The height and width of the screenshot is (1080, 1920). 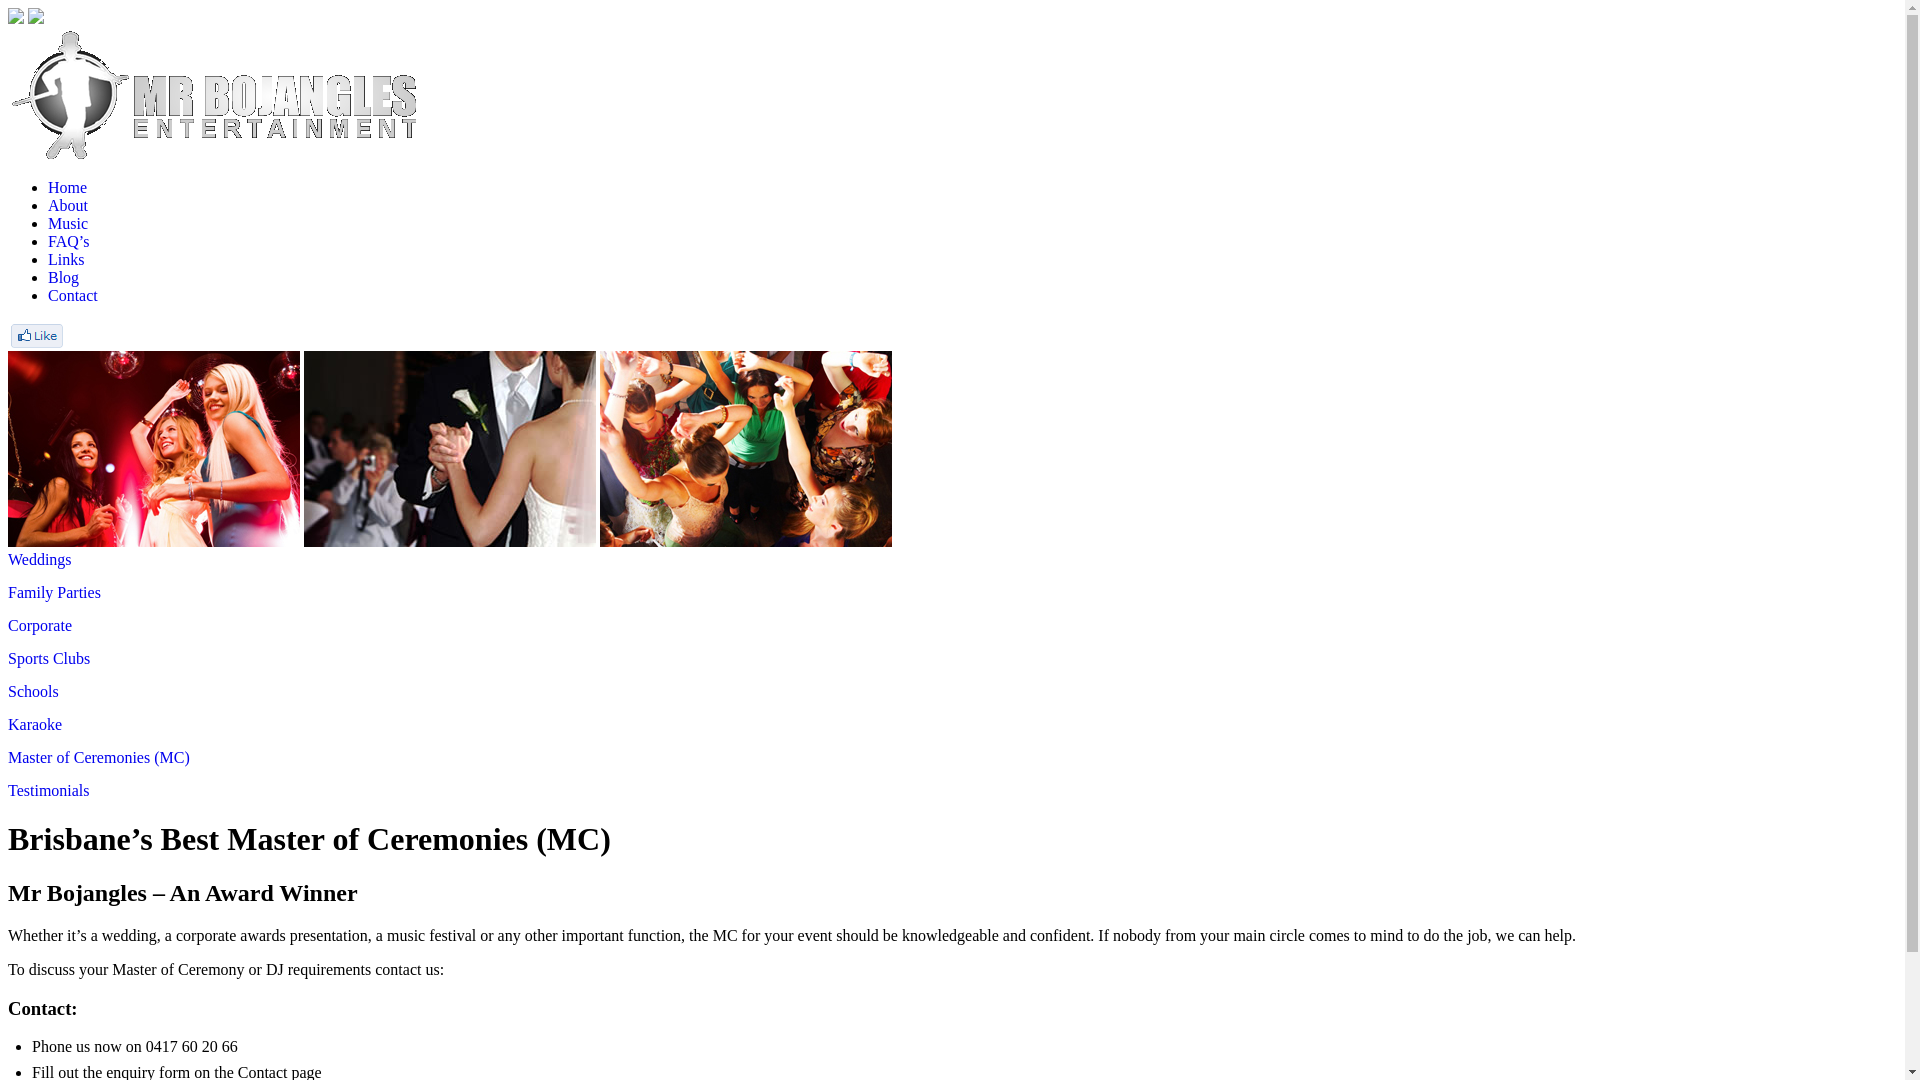 What do you see at coordinates (8, 591) in the screenshot?
I see `'Family Parties'` at bounding box center [8, 591].